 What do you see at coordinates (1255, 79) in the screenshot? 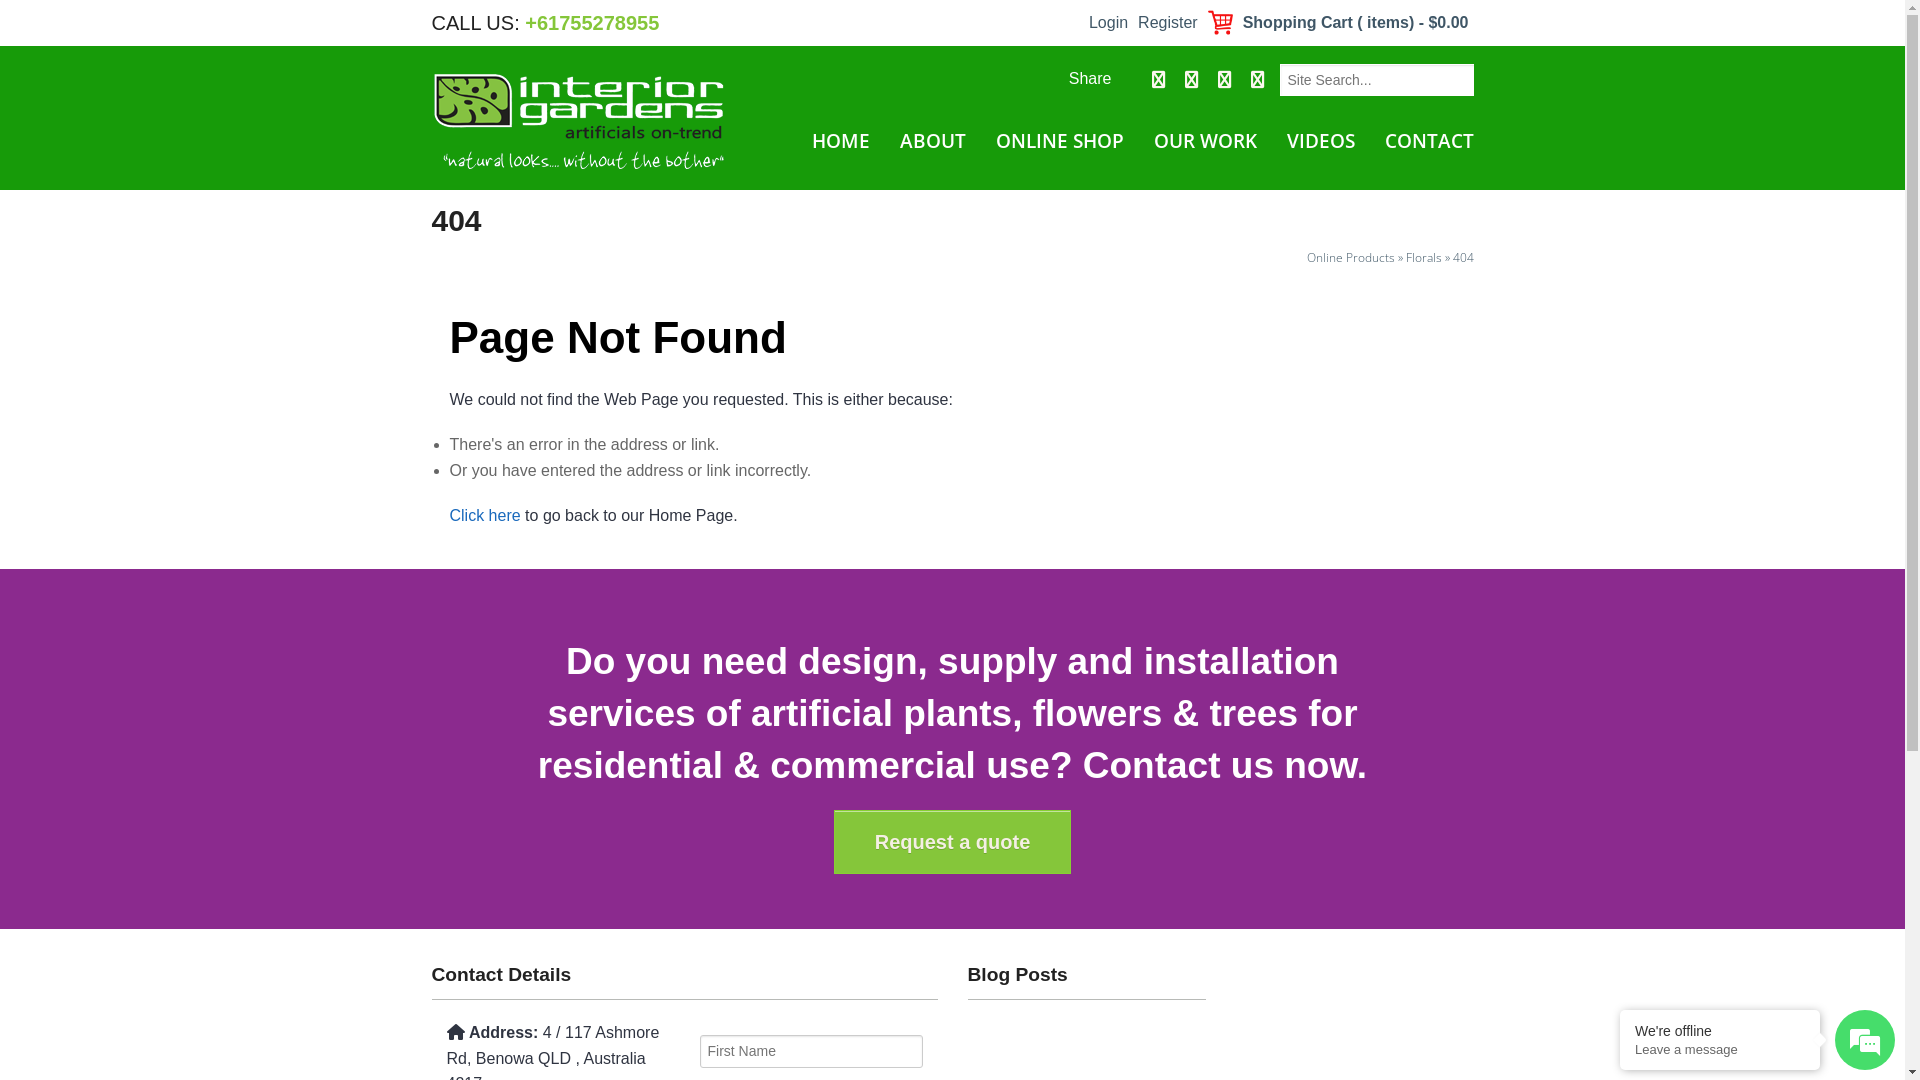
I see `'pinterest'` at bounding box center [1255, 79].